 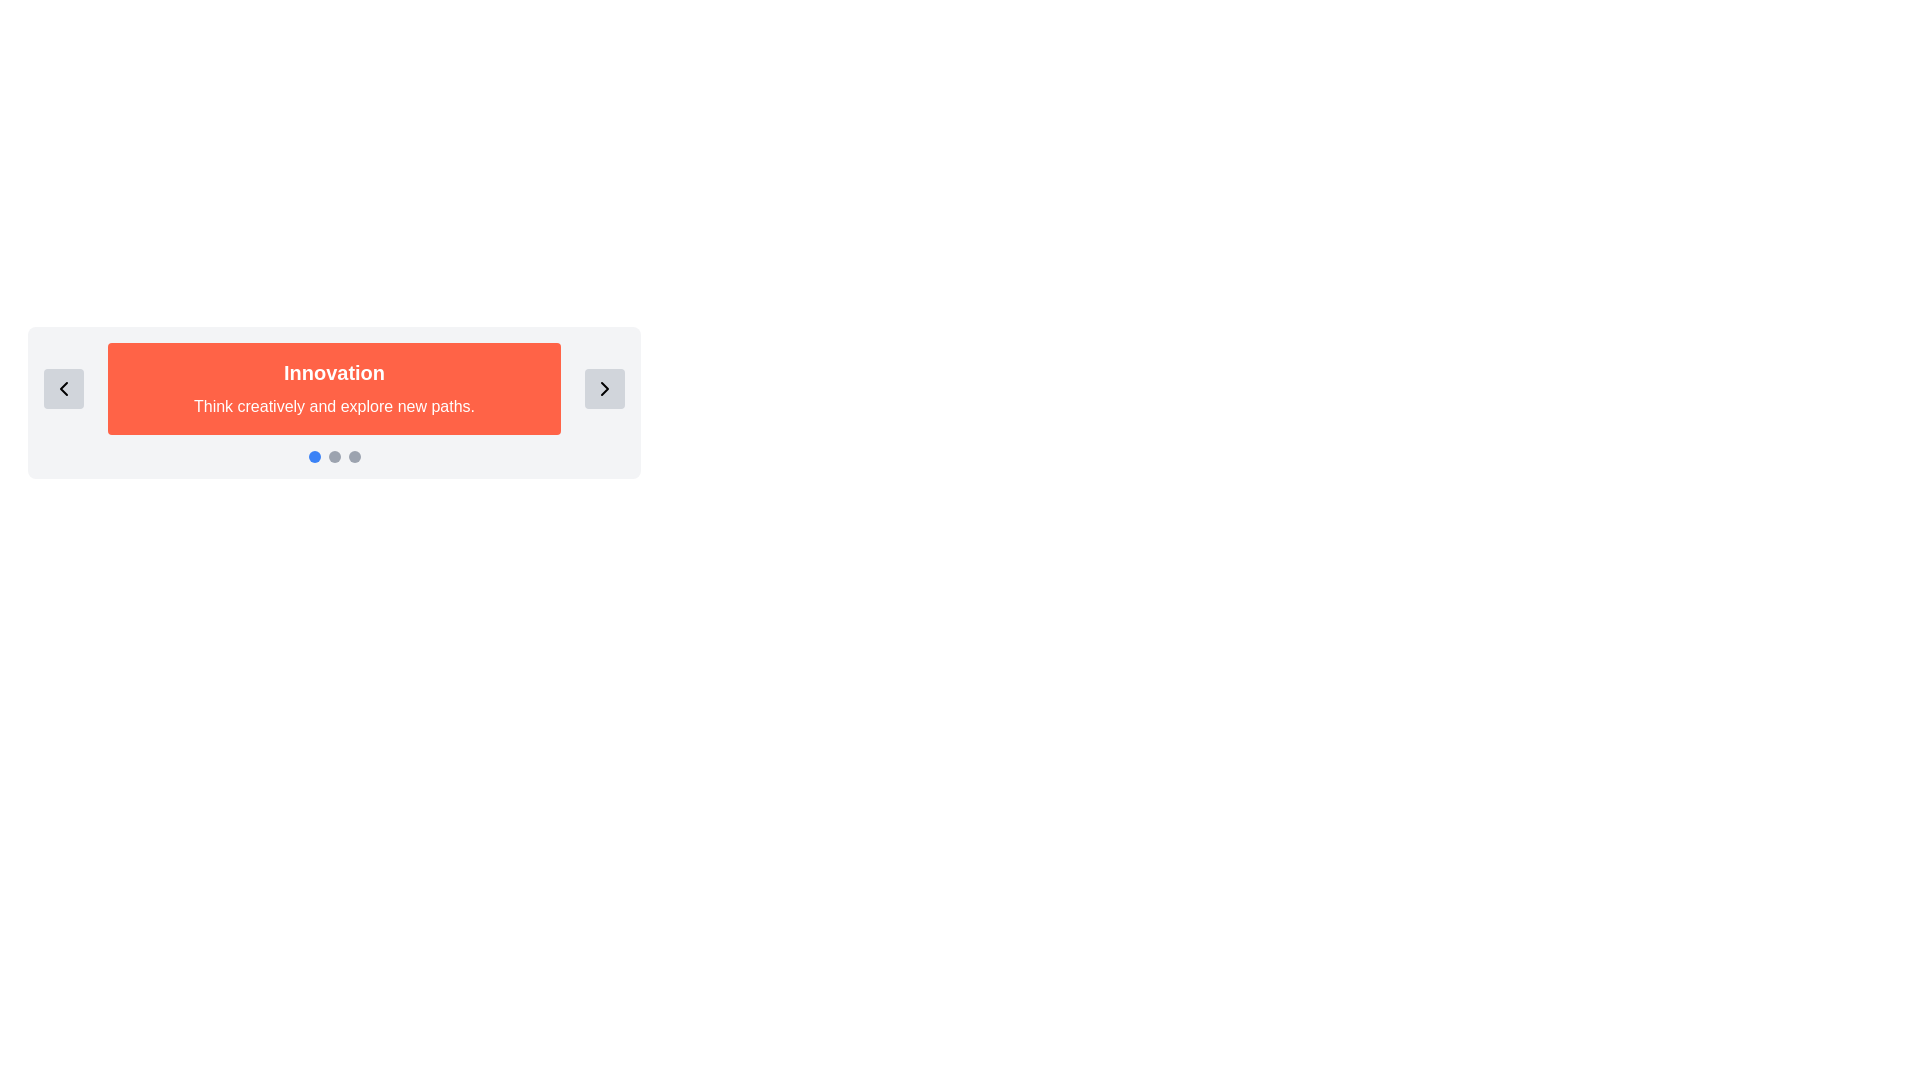 I want to click on the red rectangular text block containing the words 'Innovation' and 'Think creatively and explore new paths.', so click(x=334, y=389).